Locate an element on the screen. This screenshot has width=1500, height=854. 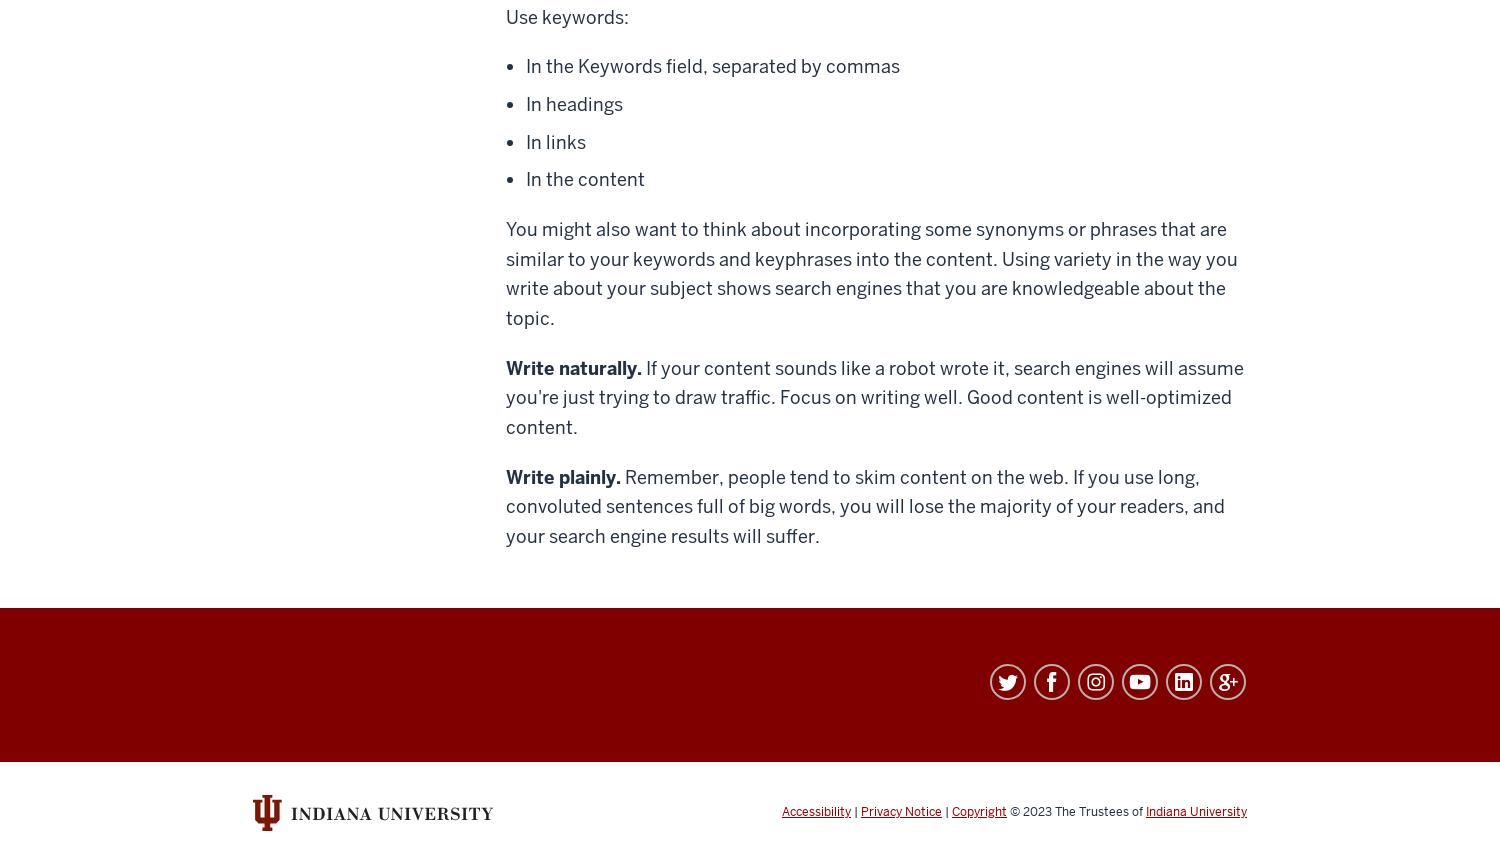
'In the content' is located at coordinates (584, 178).